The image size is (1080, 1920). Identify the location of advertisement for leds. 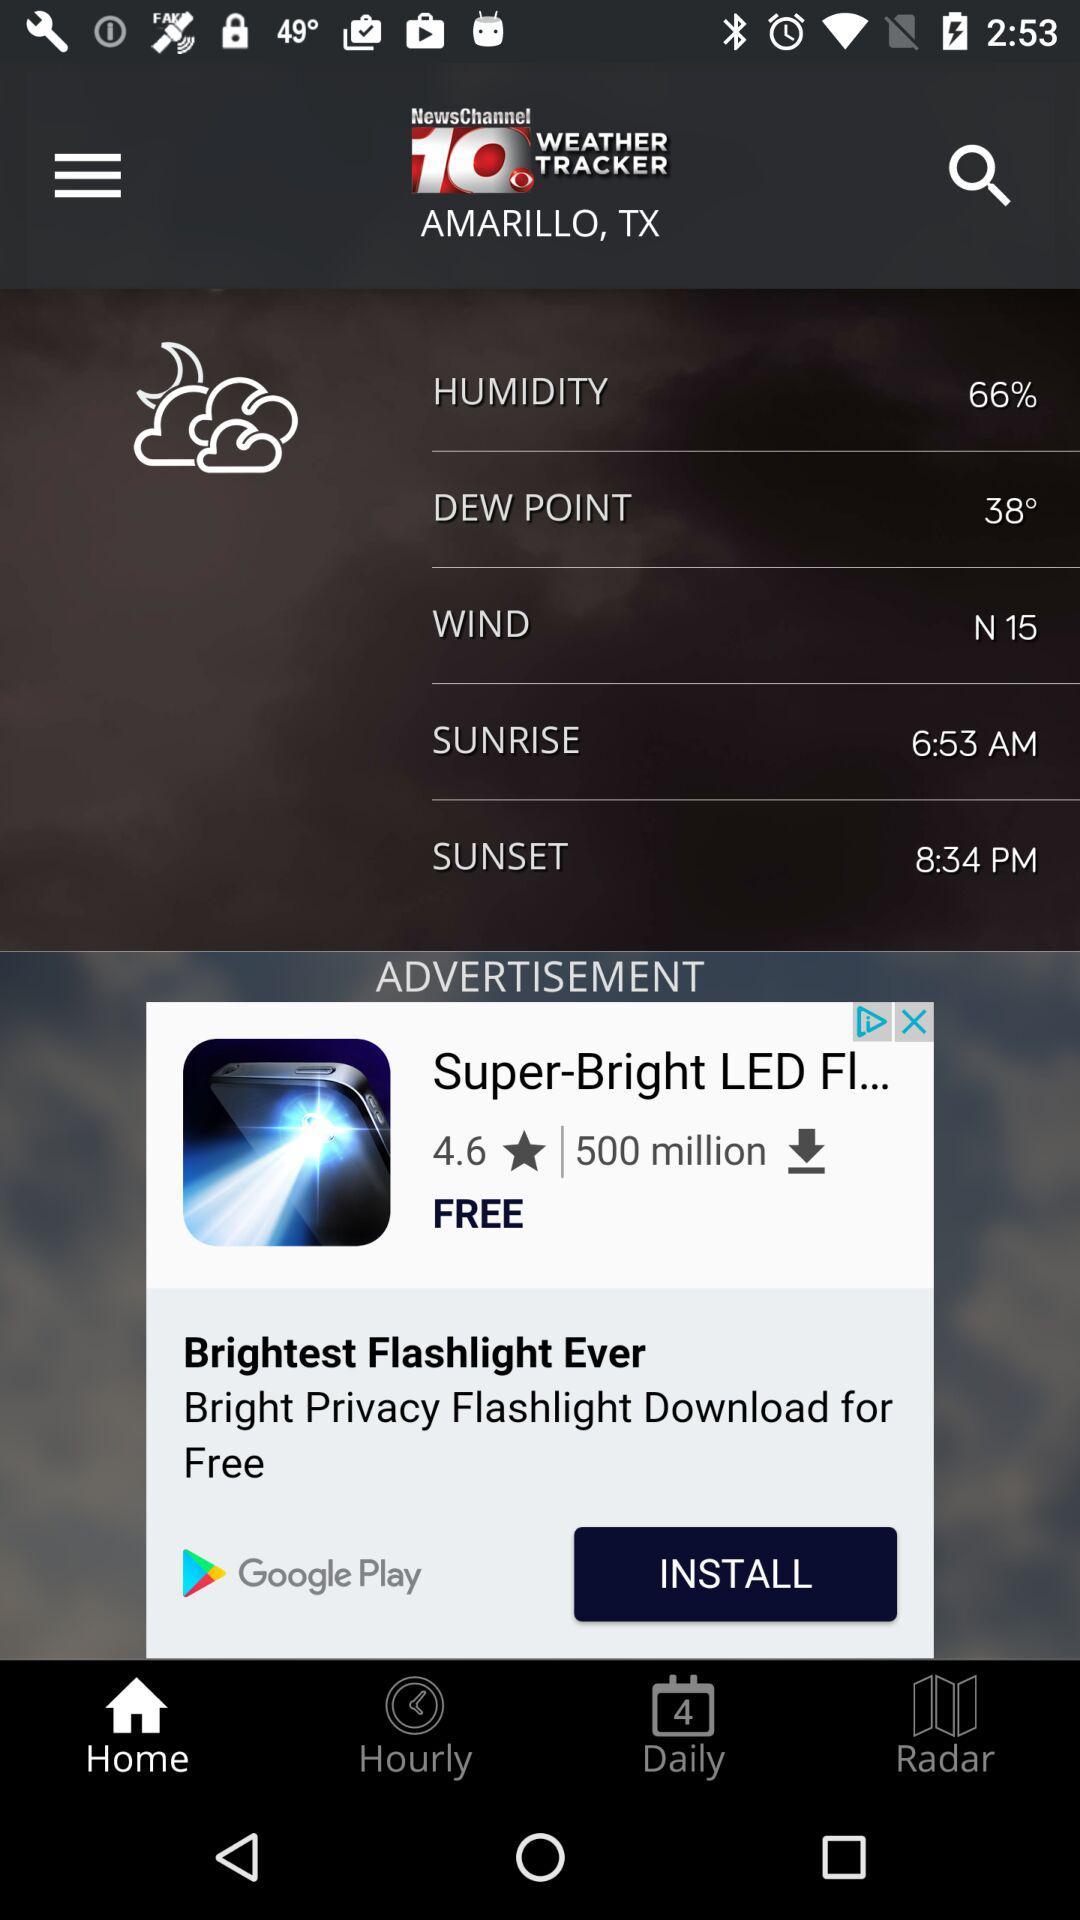
(540, 1330).